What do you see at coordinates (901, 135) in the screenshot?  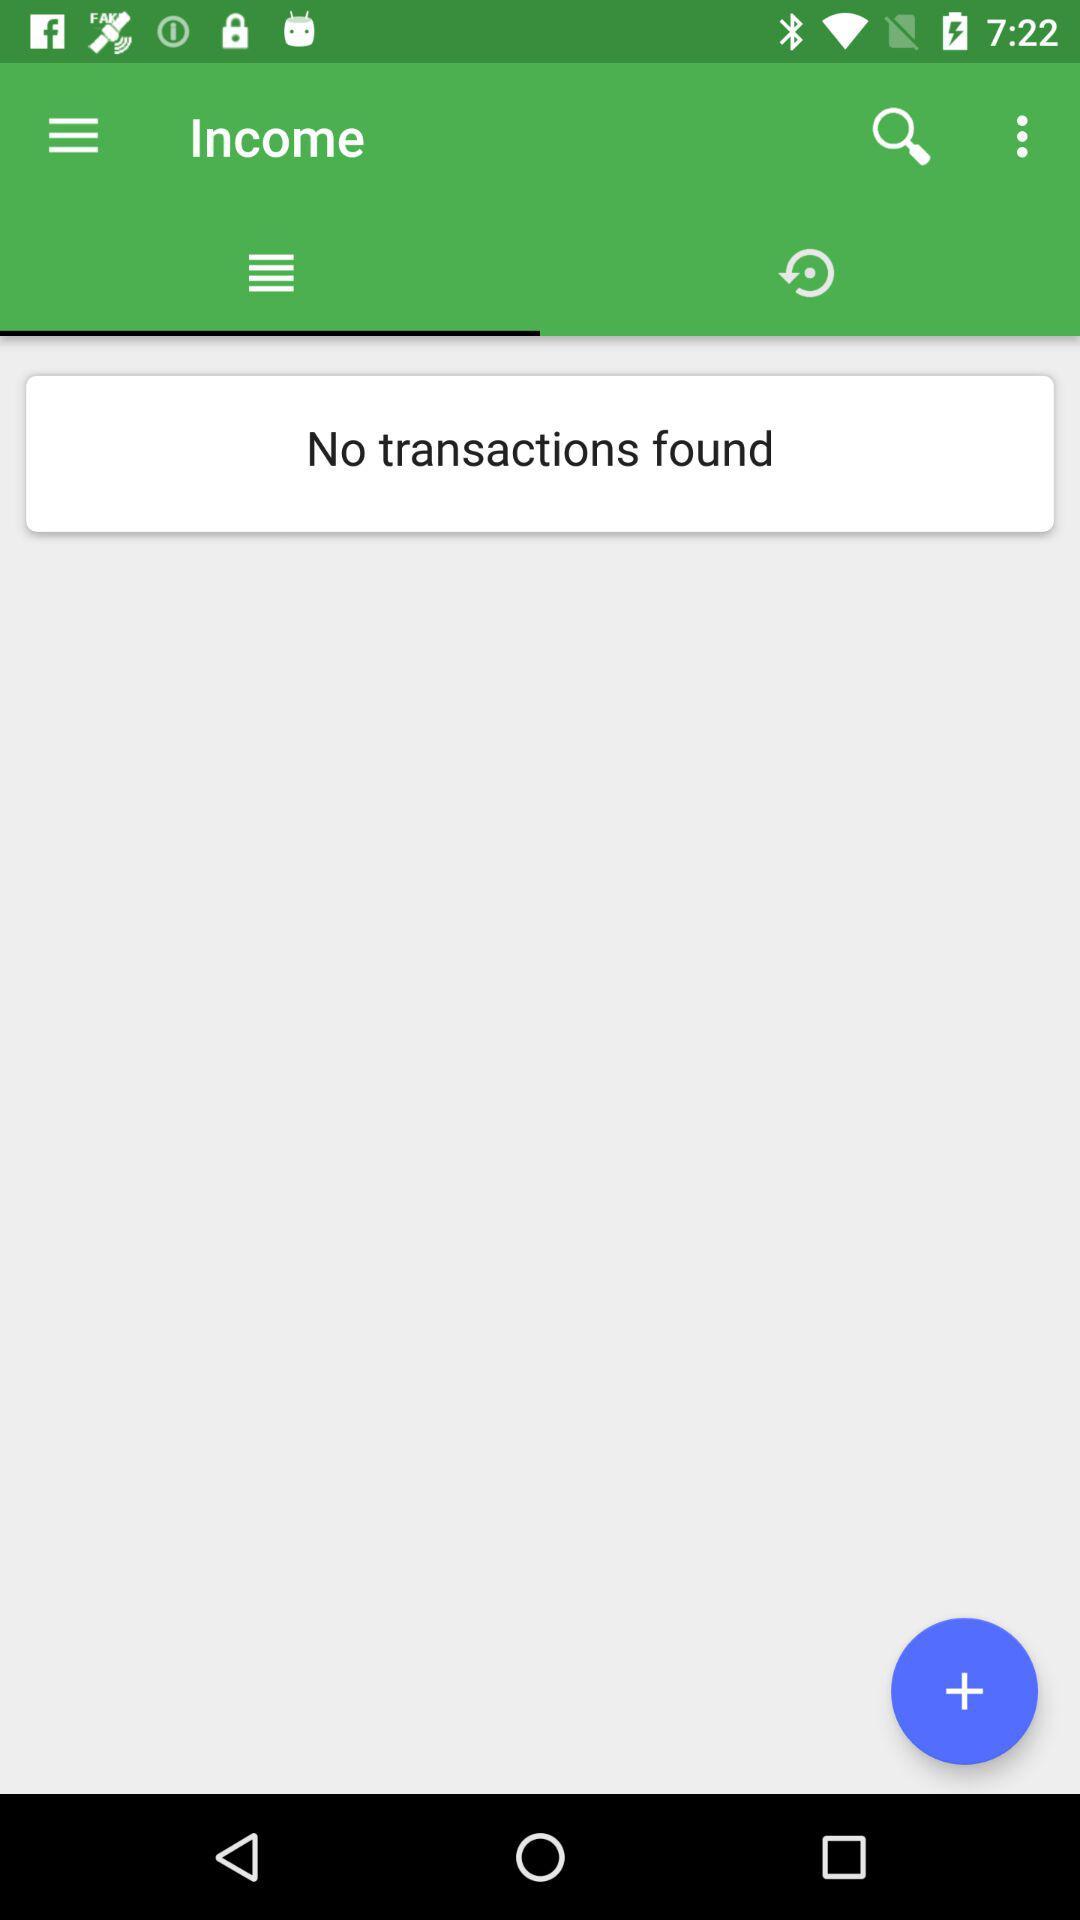 I see `icon to the right of income` at bounding box center [901, 135].